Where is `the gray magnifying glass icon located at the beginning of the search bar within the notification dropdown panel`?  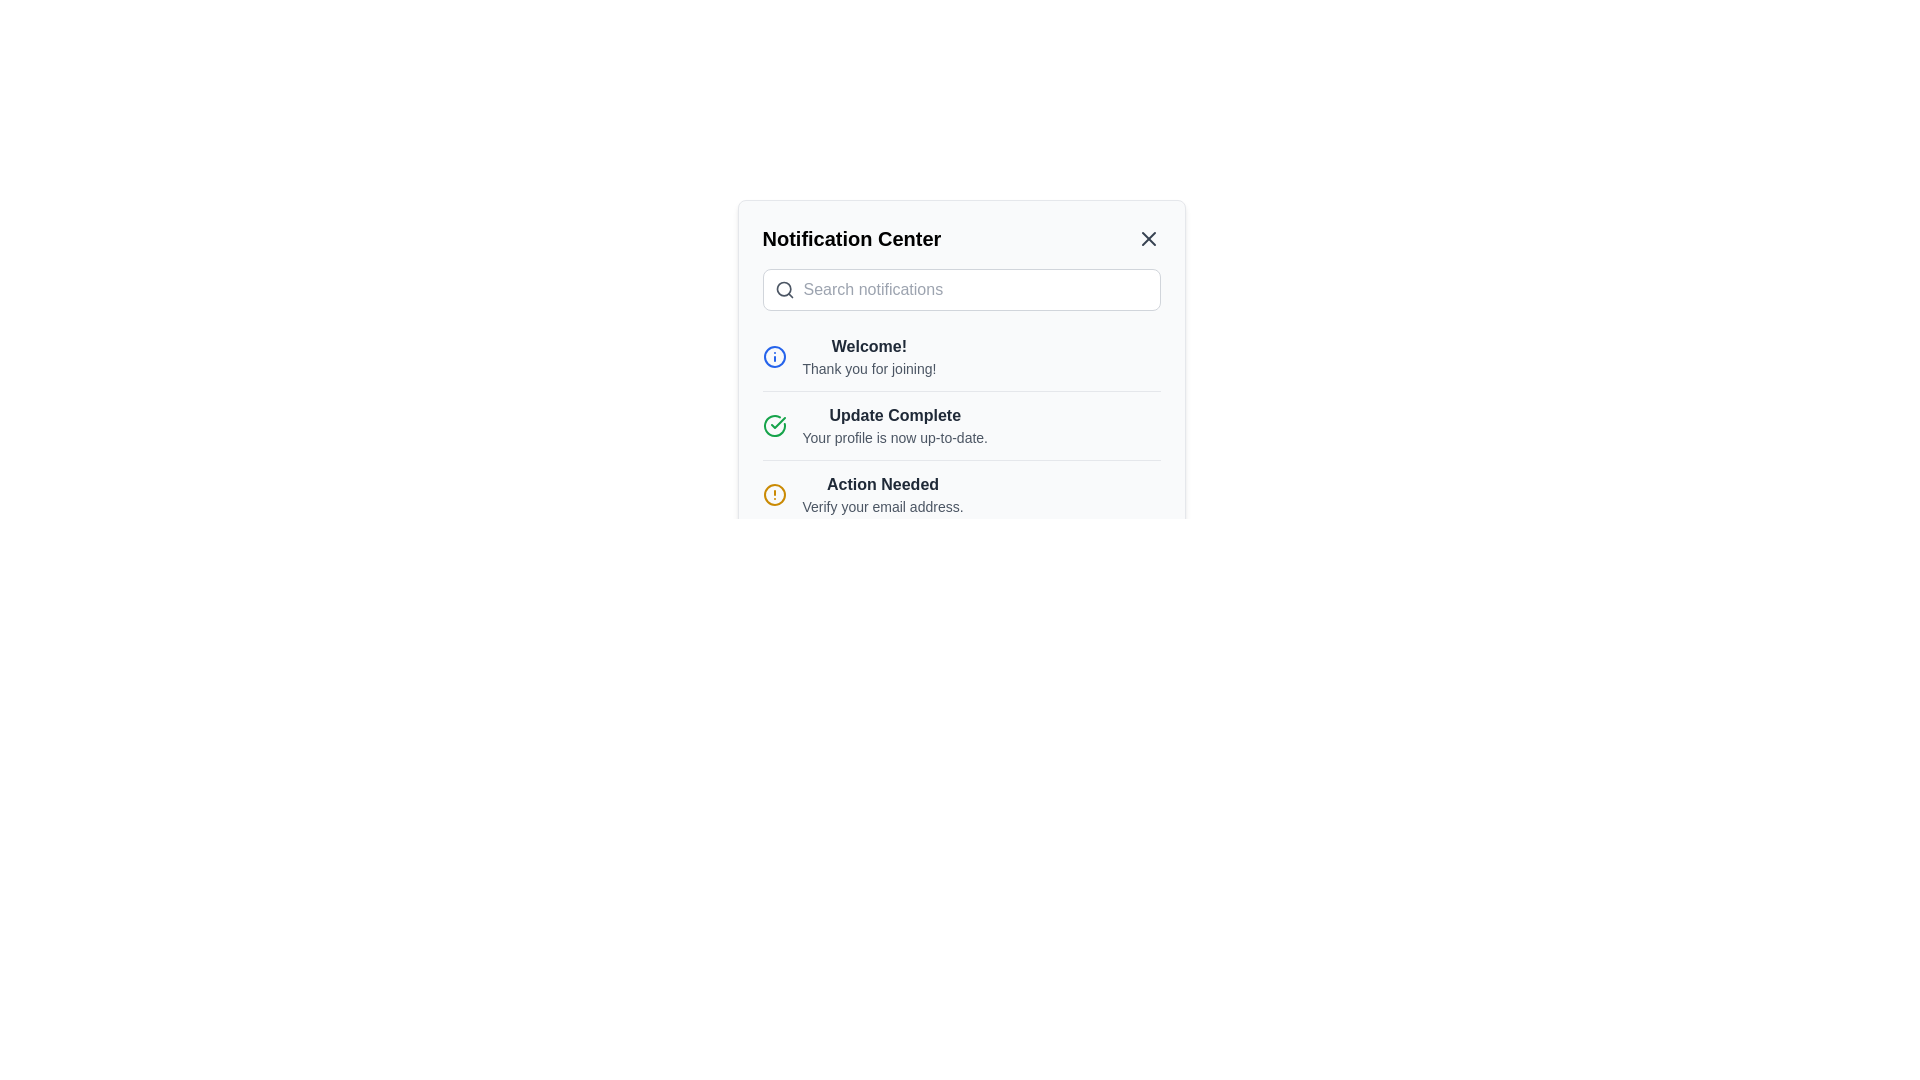 the gray magnifying glass icon located at the beginning of the search bar within the notification dropdown panel is located at coordinates (783, 289).